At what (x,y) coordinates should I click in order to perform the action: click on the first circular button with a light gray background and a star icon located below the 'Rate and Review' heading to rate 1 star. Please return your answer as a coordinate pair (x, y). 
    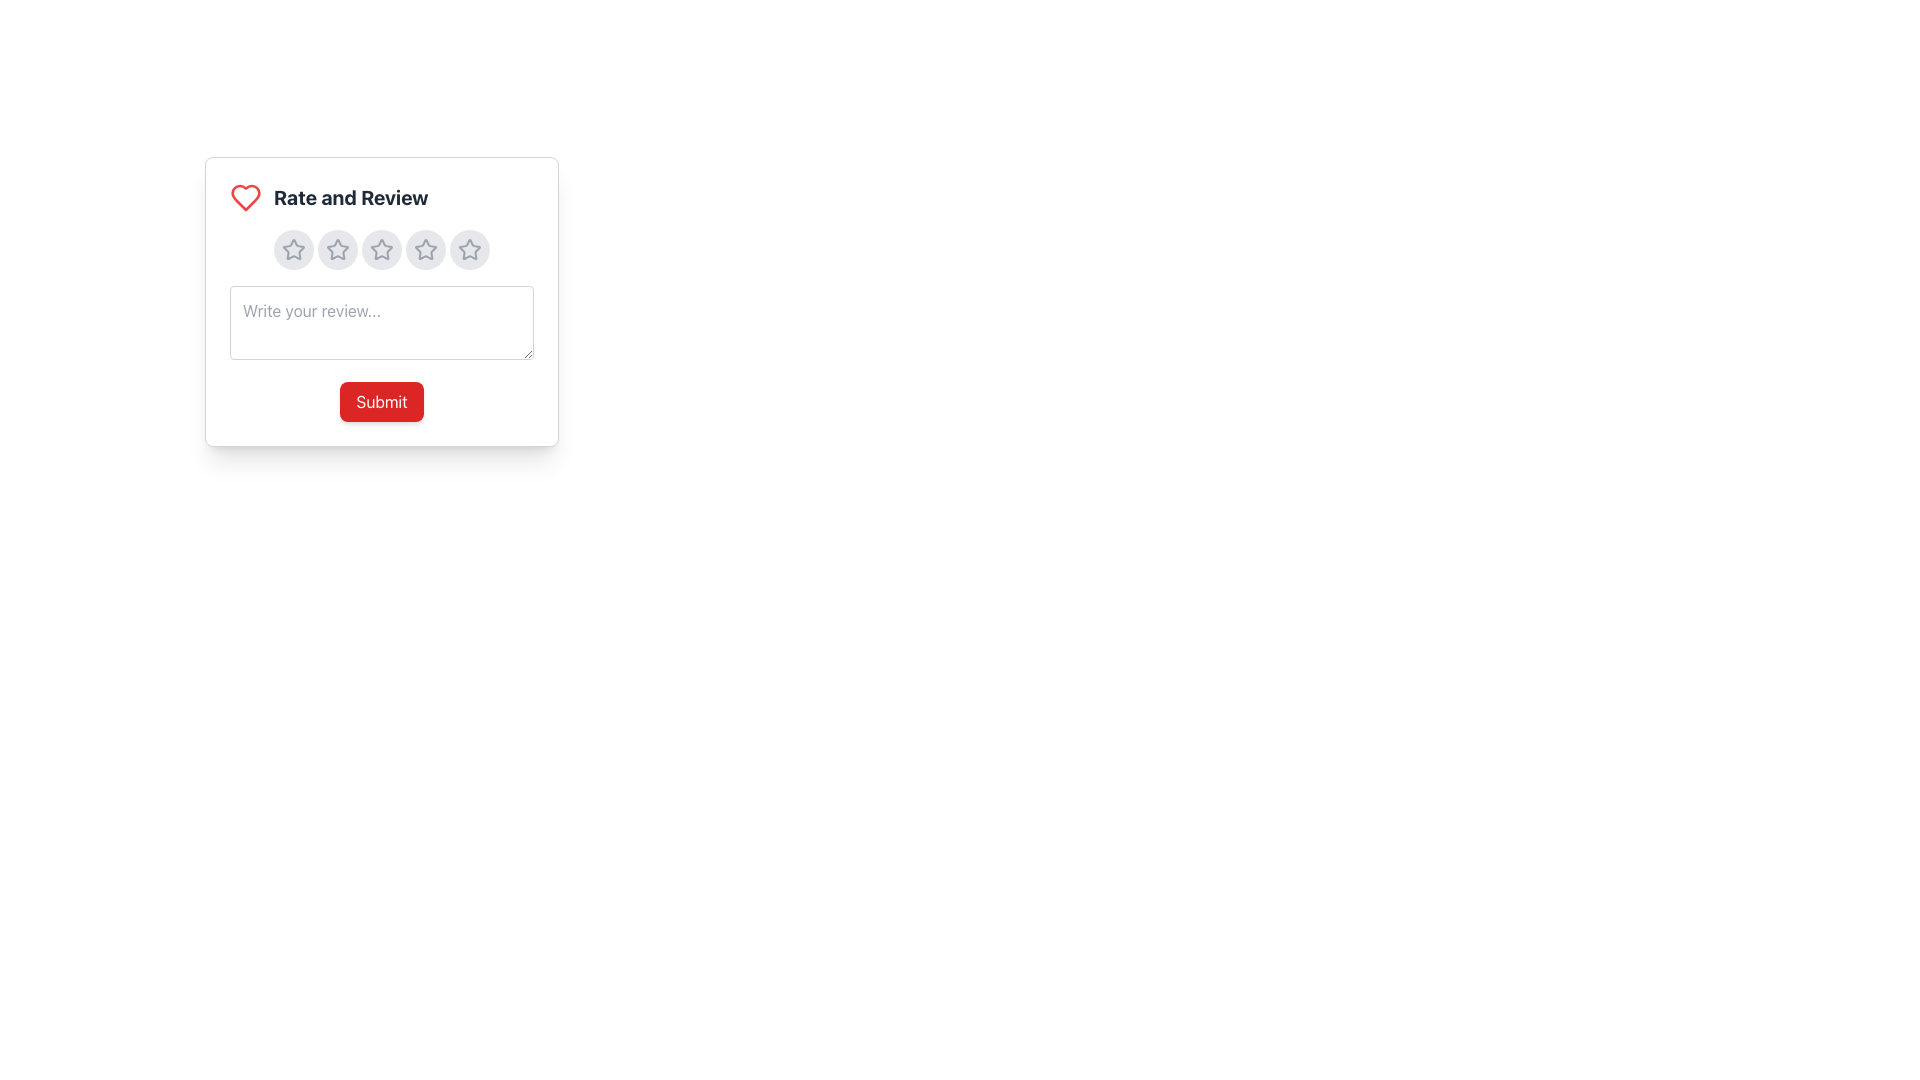
    Looking at the image, I should click on (292, 249).